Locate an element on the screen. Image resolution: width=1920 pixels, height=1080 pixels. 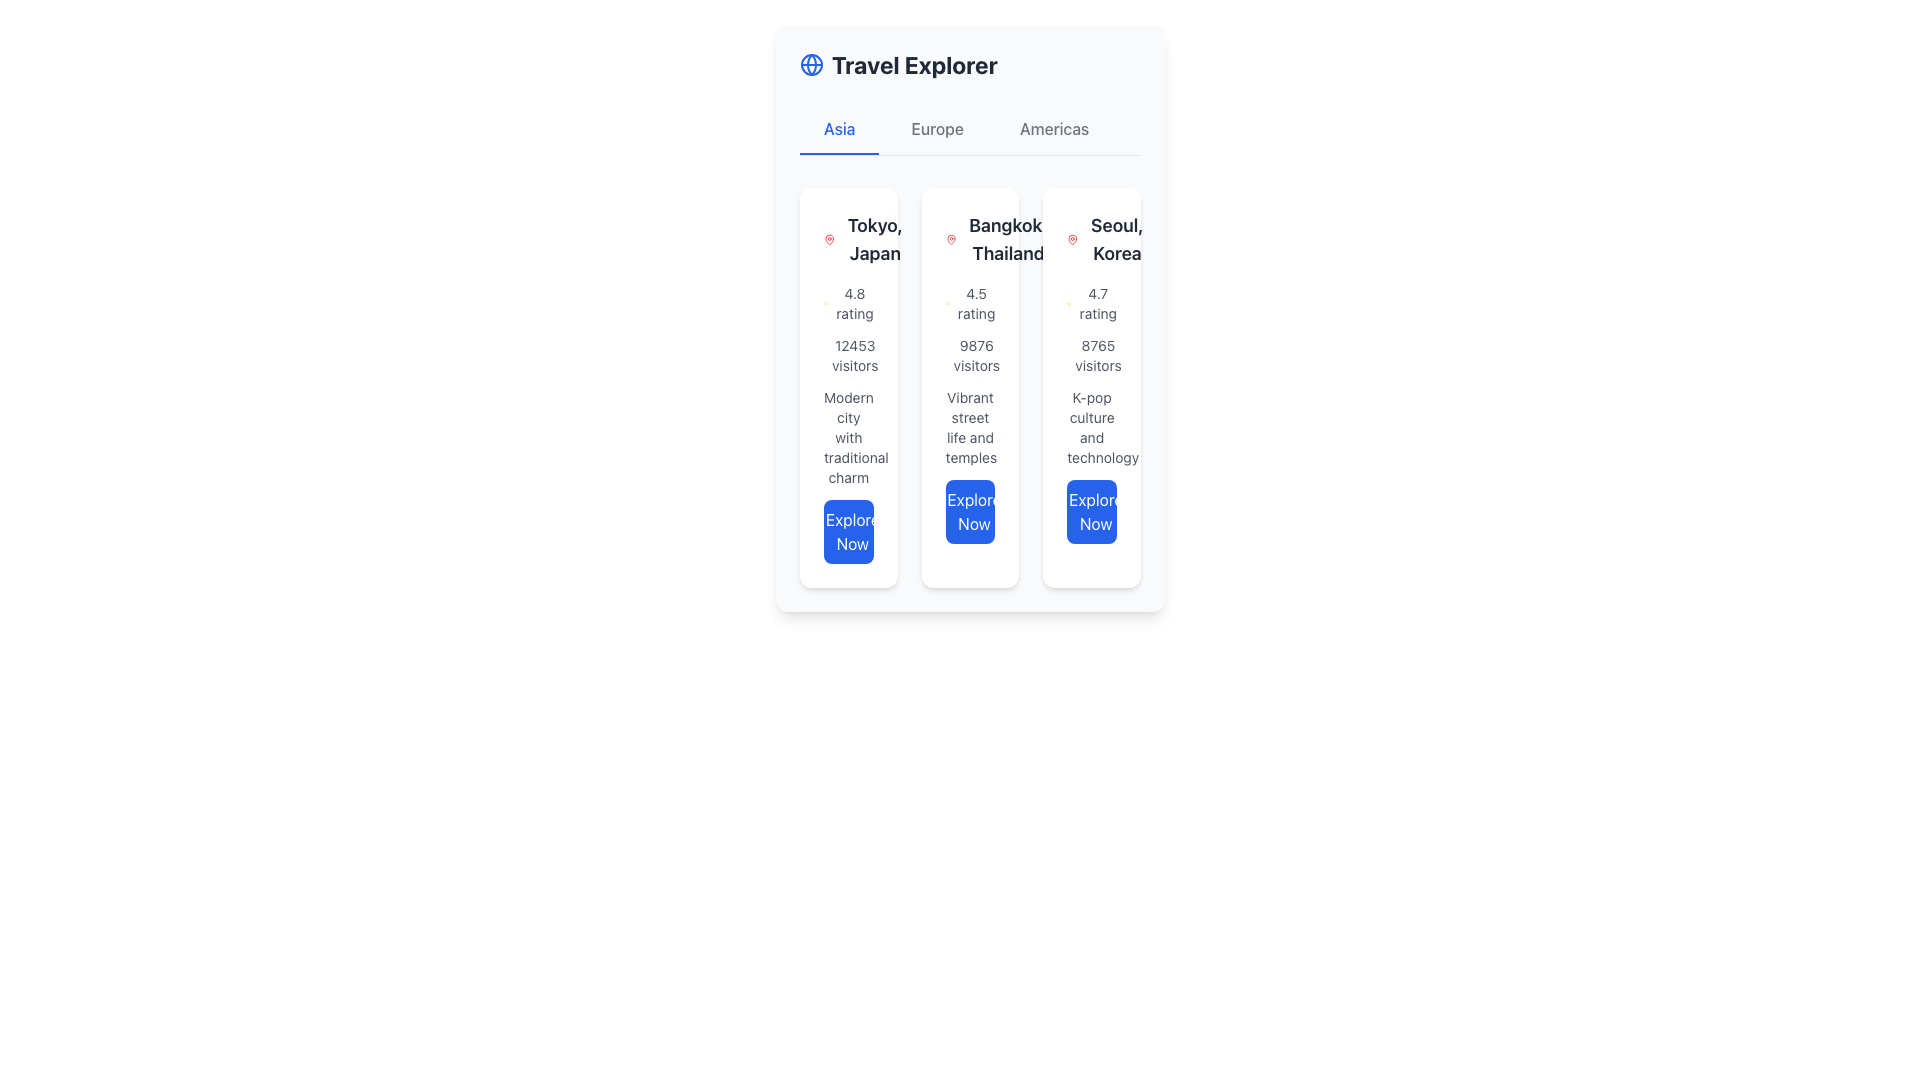
the text display showing '8765 visitors' in small gray font, located in the third card under 'Seoul, Korea', positioned between the rating display and the description text is located at coordinates (1091, 354).